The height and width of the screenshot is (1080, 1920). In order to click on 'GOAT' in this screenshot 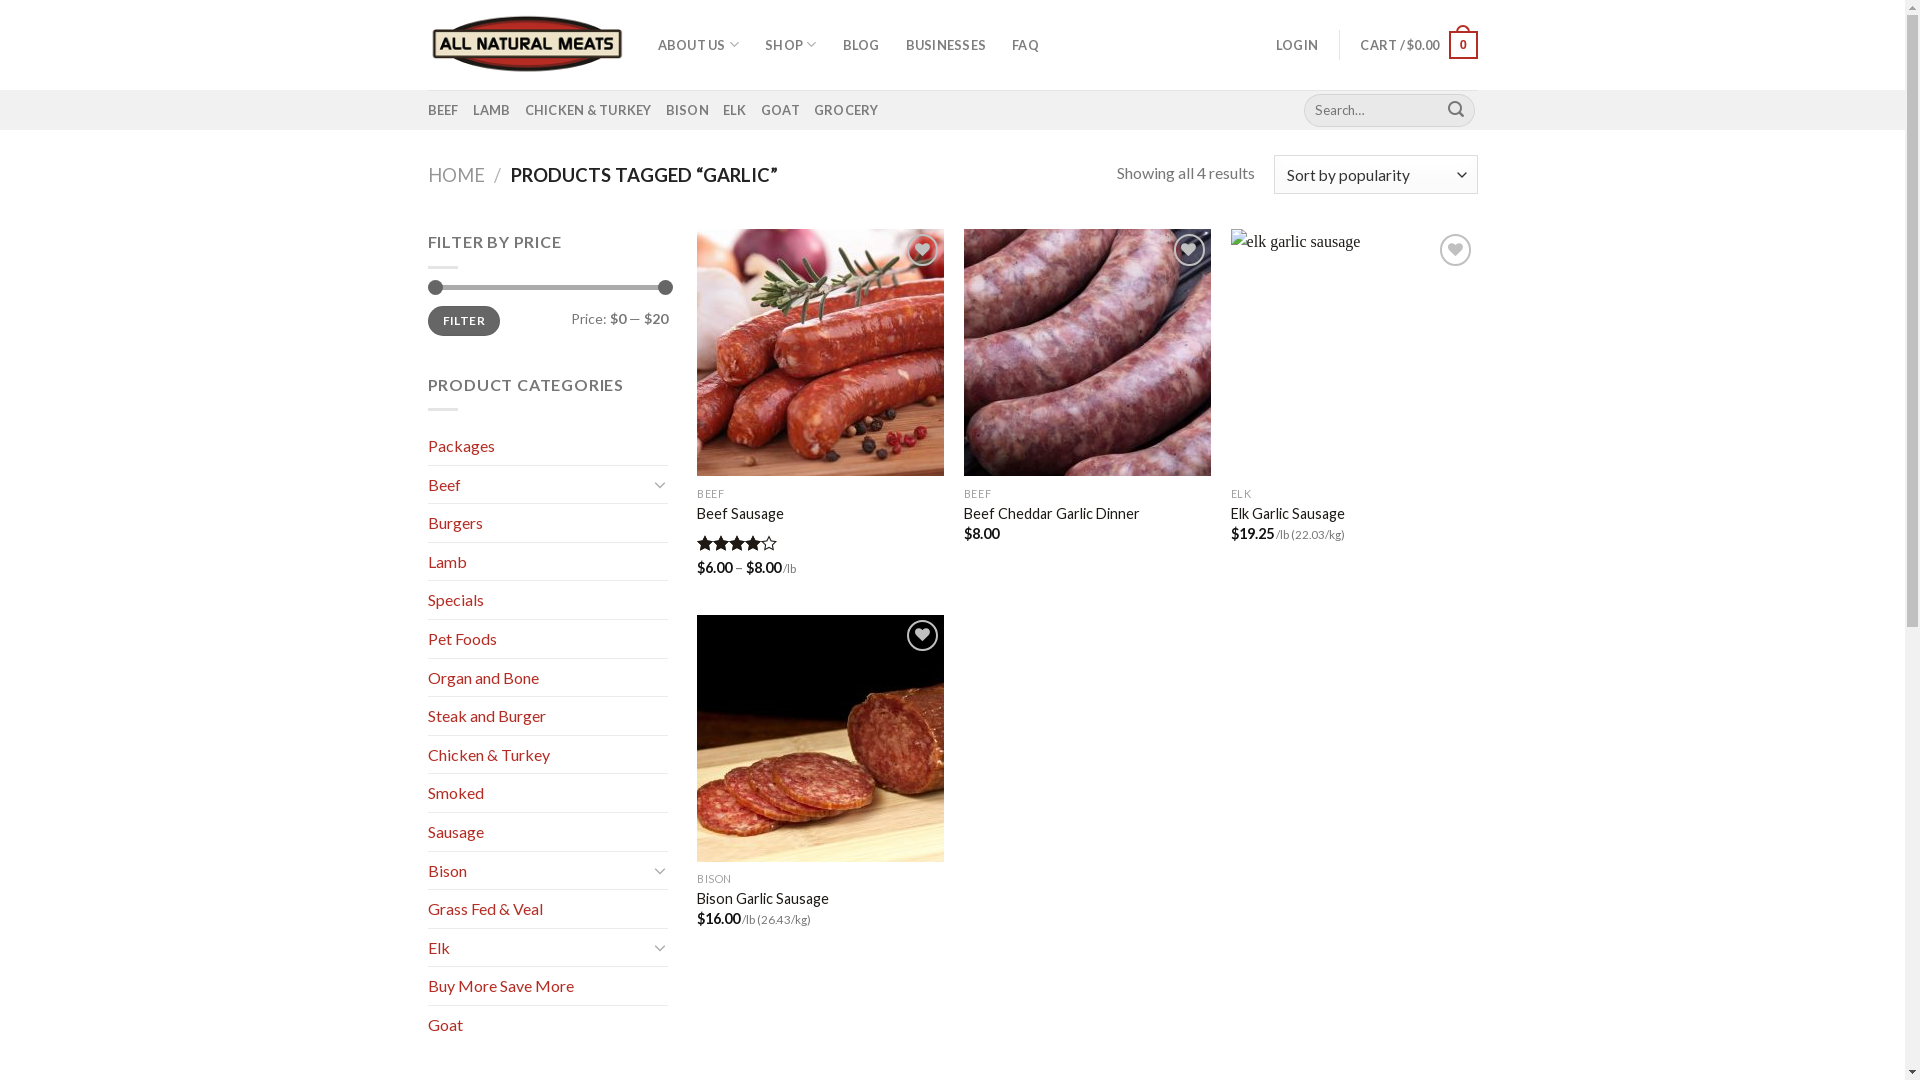, I will do `click(779, 110)`.